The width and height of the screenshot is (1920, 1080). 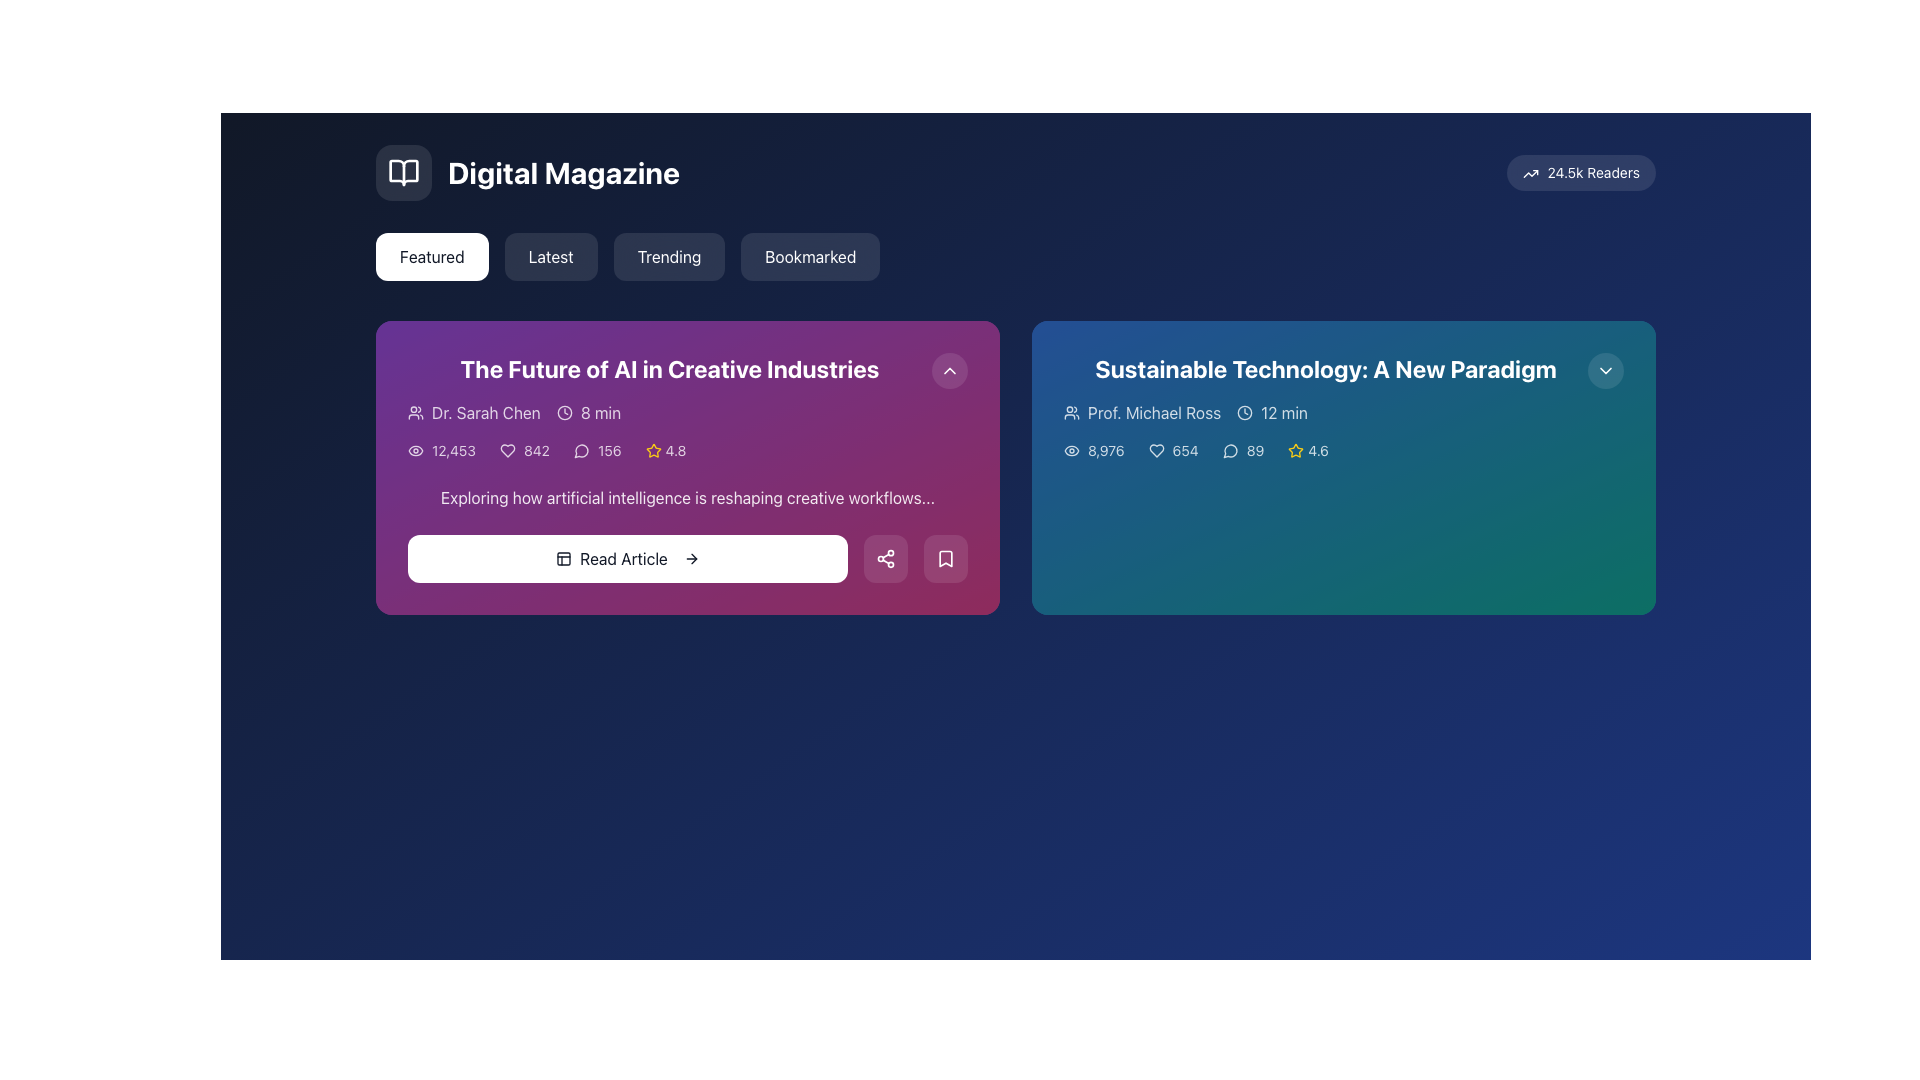 What do you see at coordinates (1244, 411) in the screenshot?
I see `the circular clock icon with a minimalist design that represents time, located to the right of the title 'Sustainable Technology: A New Paradigm.'` at bounding box center [1244, 411].